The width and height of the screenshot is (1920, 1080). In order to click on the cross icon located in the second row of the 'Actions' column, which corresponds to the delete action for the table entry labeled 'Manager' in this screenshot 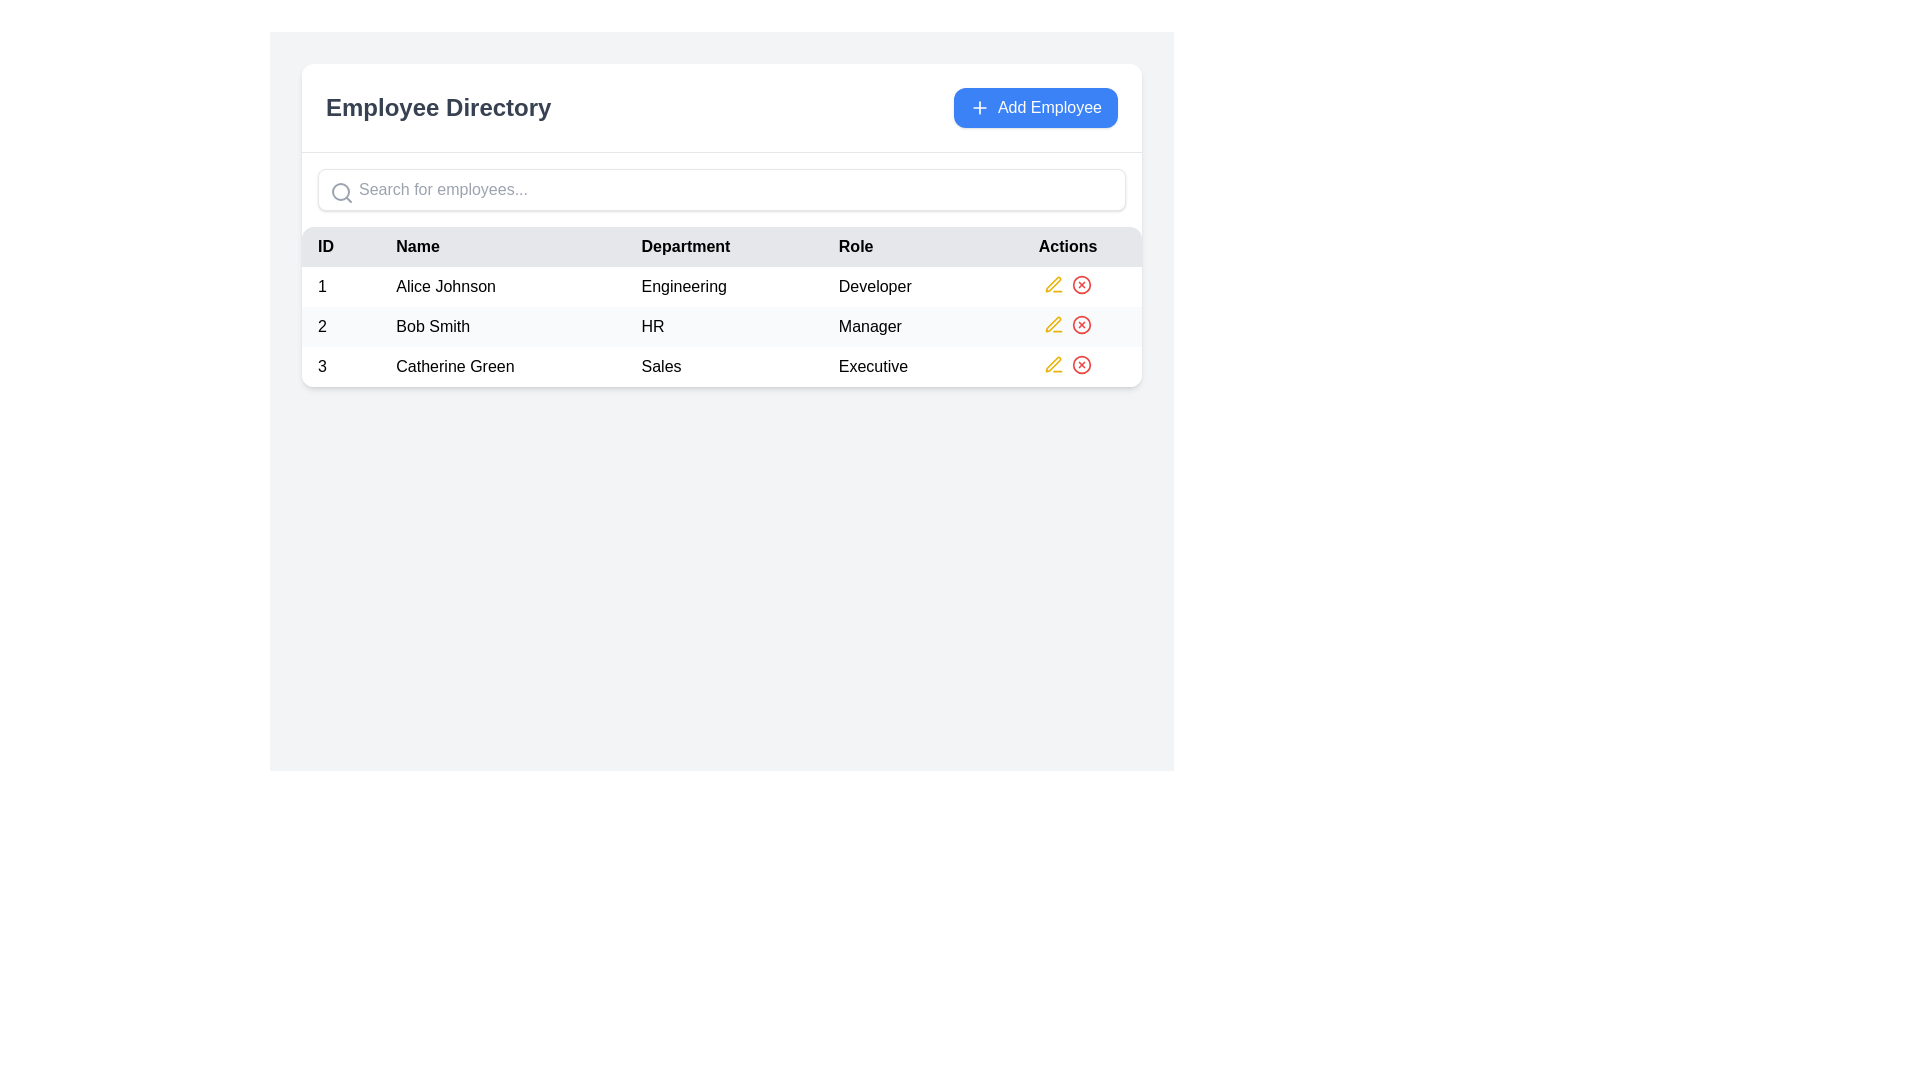, I will do `click(1067, 323)`.